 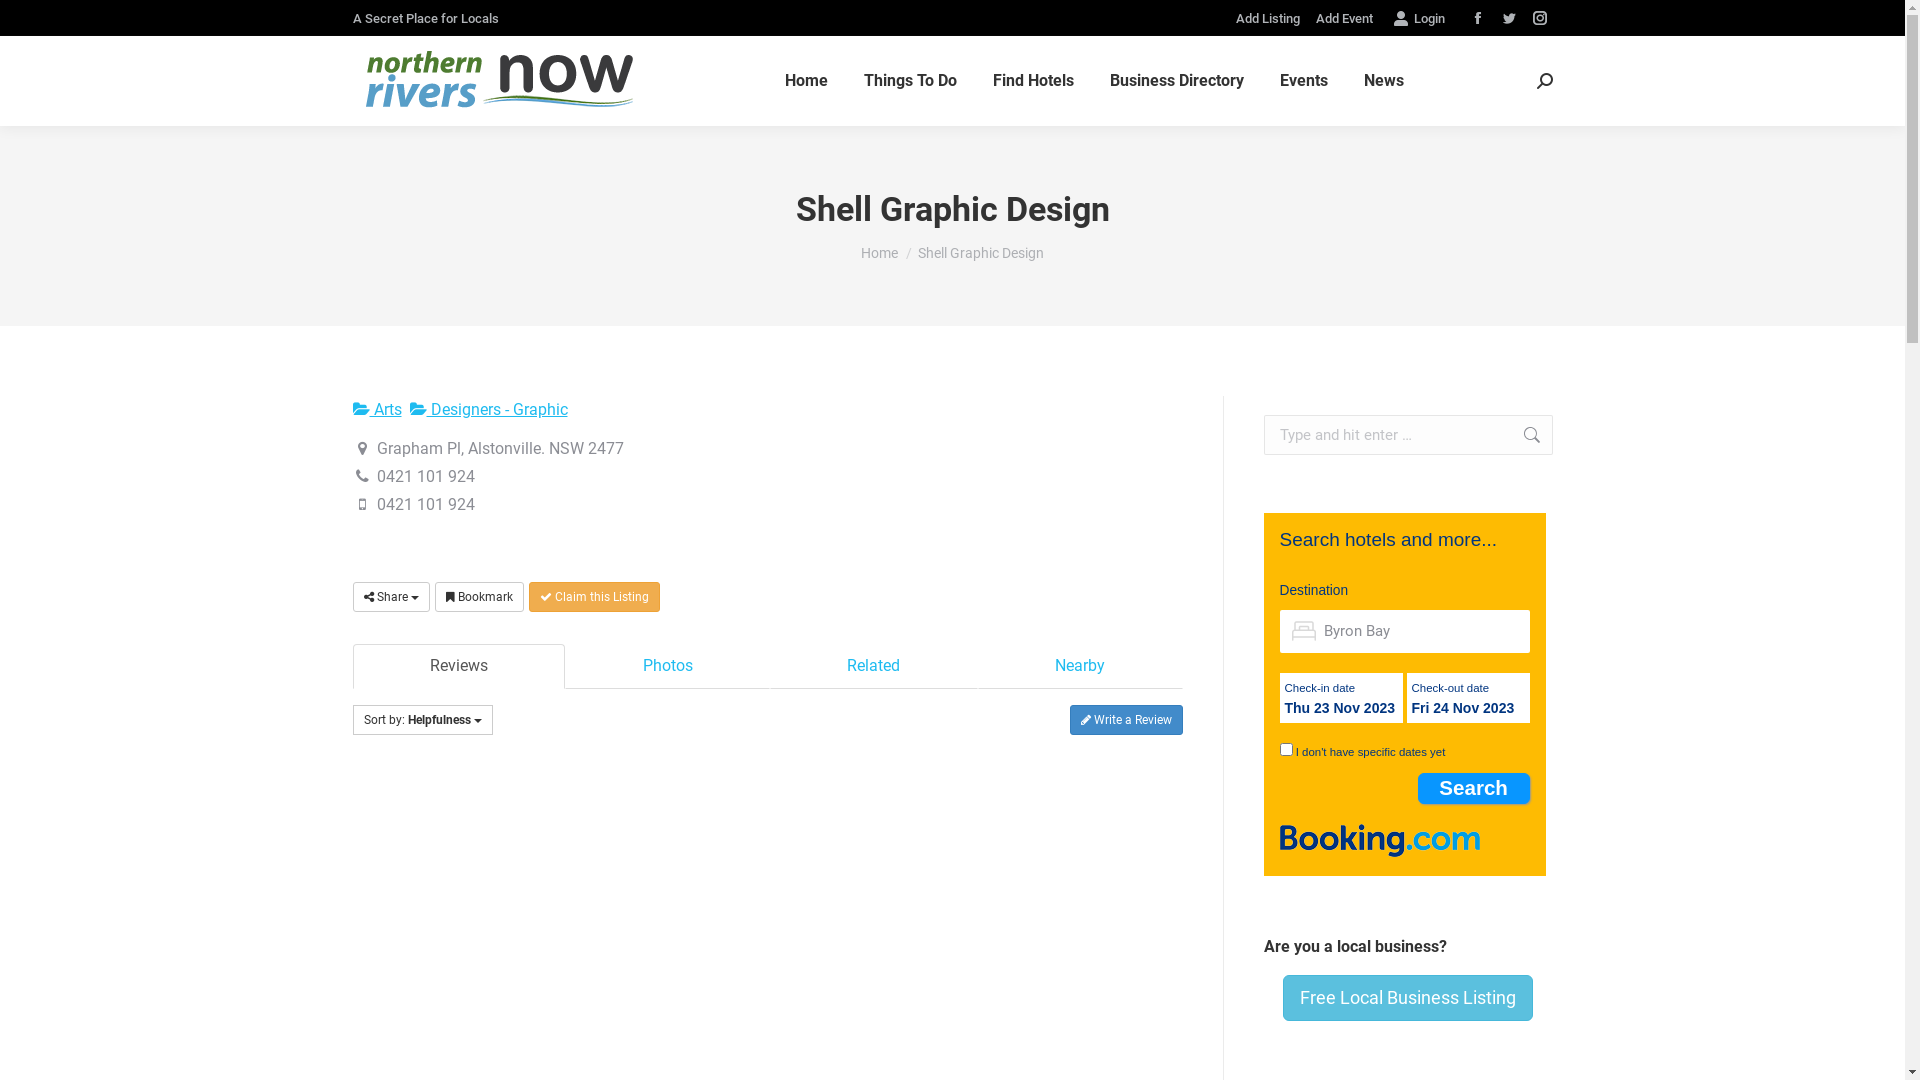 I want to click on 'Arts', so click(x=376, y=408).